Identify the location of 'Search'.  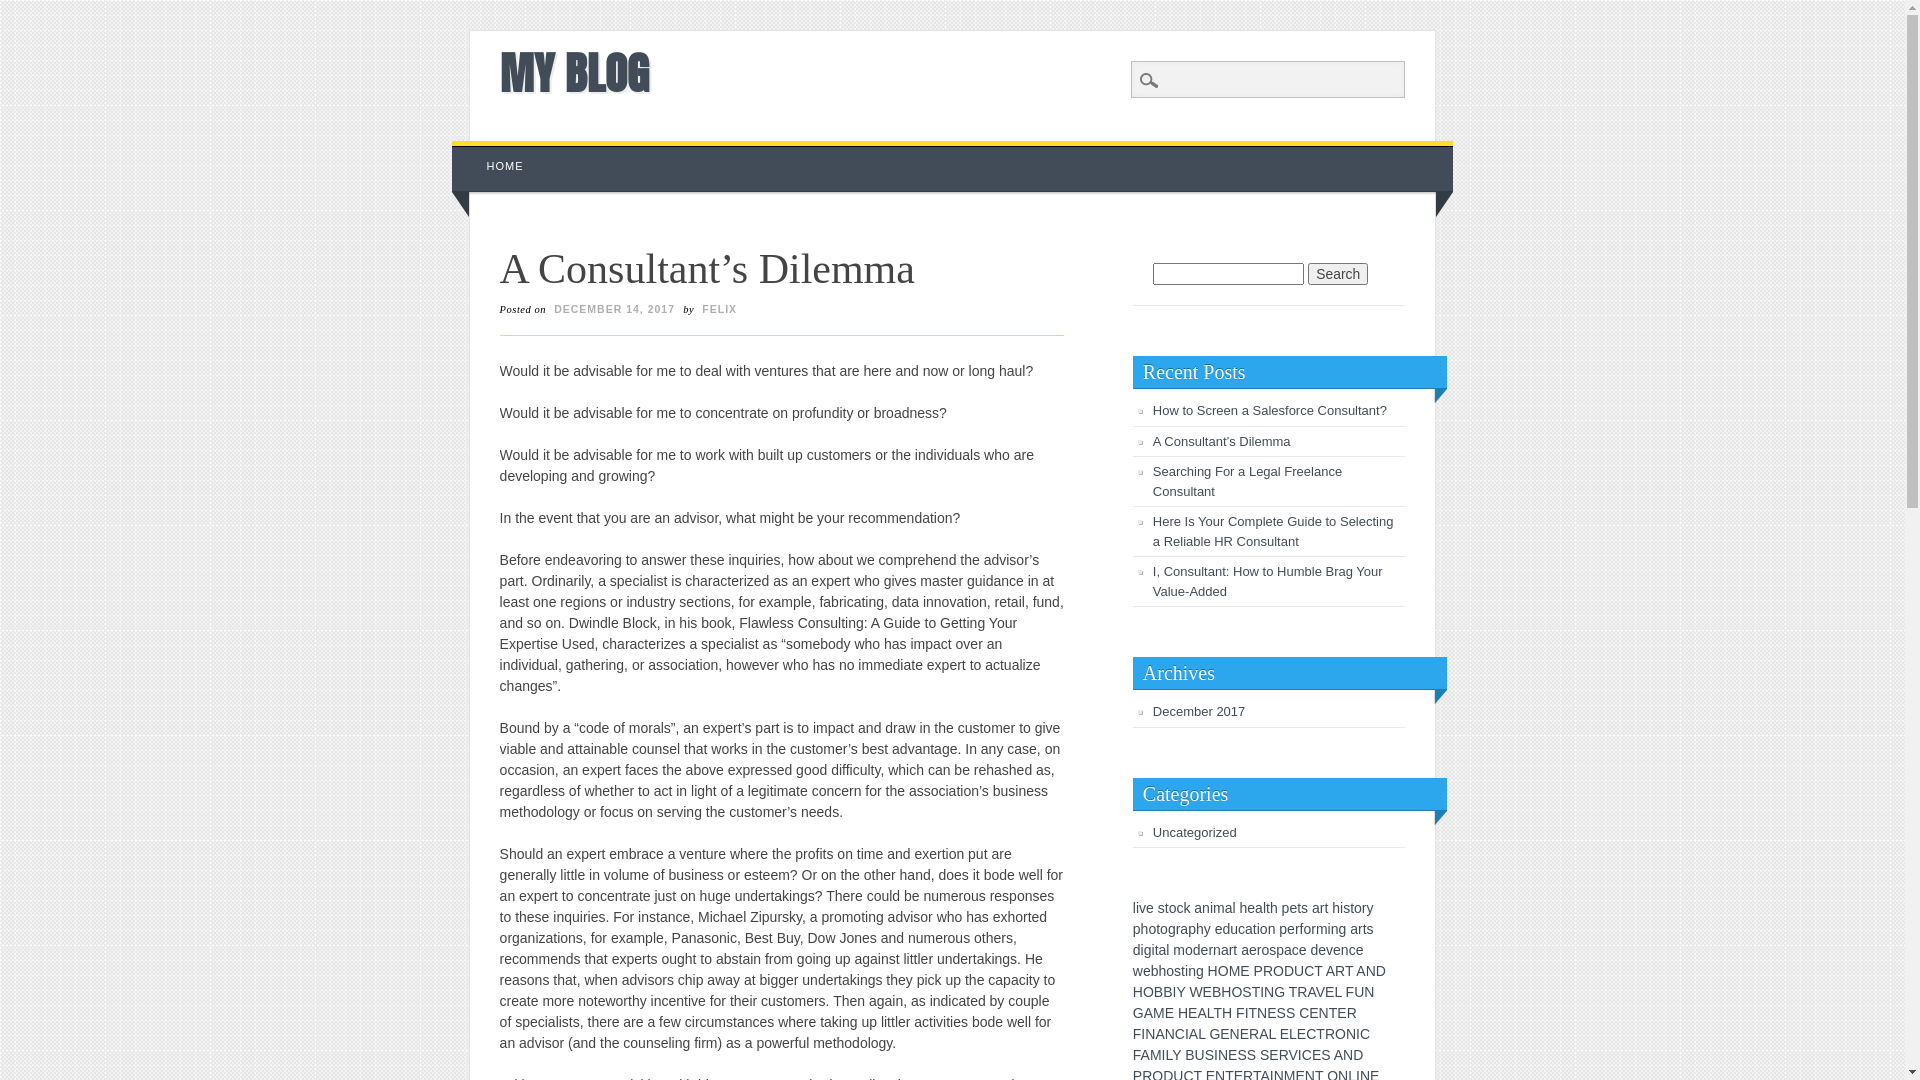
(29, 11).